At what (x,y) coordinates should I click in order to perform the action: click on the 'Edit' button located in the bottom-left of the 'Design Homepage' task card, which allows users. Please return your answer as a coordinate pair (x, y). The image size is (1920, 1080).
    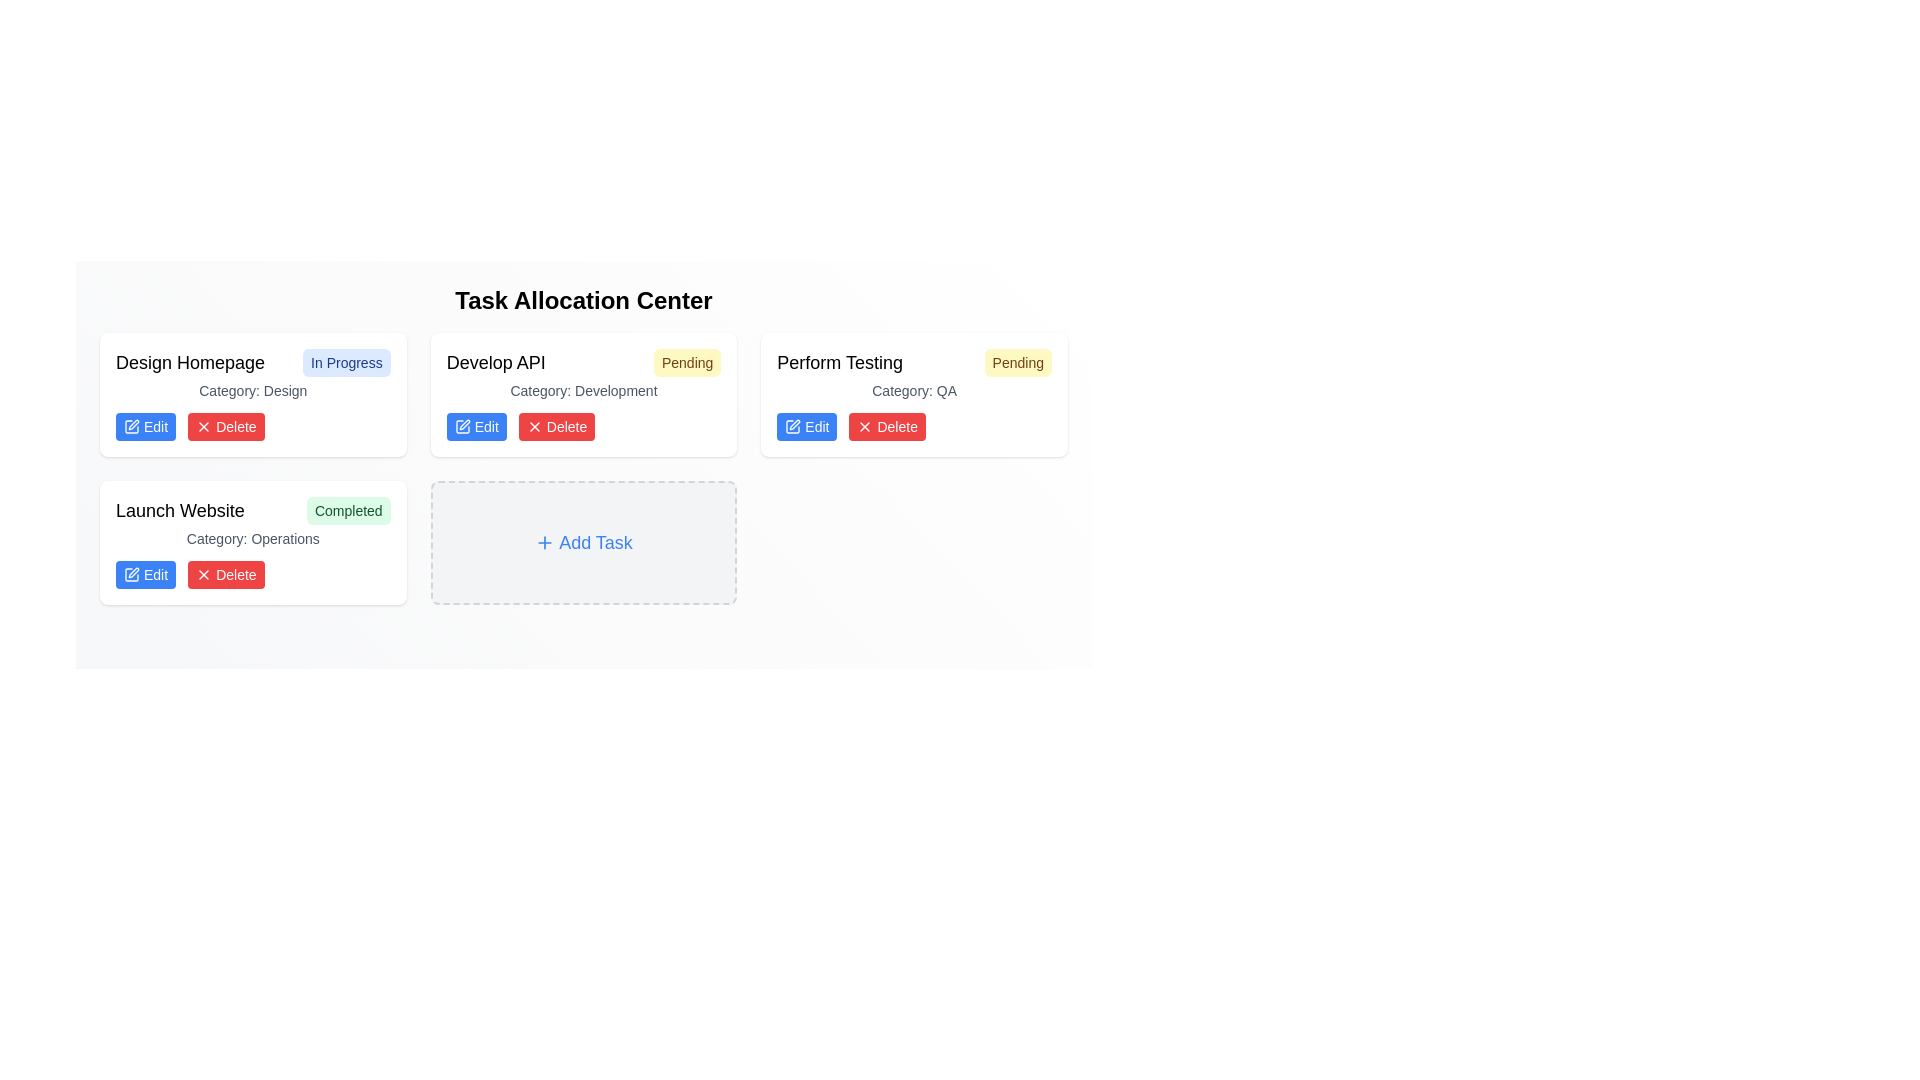
    Looking at the image, I should click on (145, 426).